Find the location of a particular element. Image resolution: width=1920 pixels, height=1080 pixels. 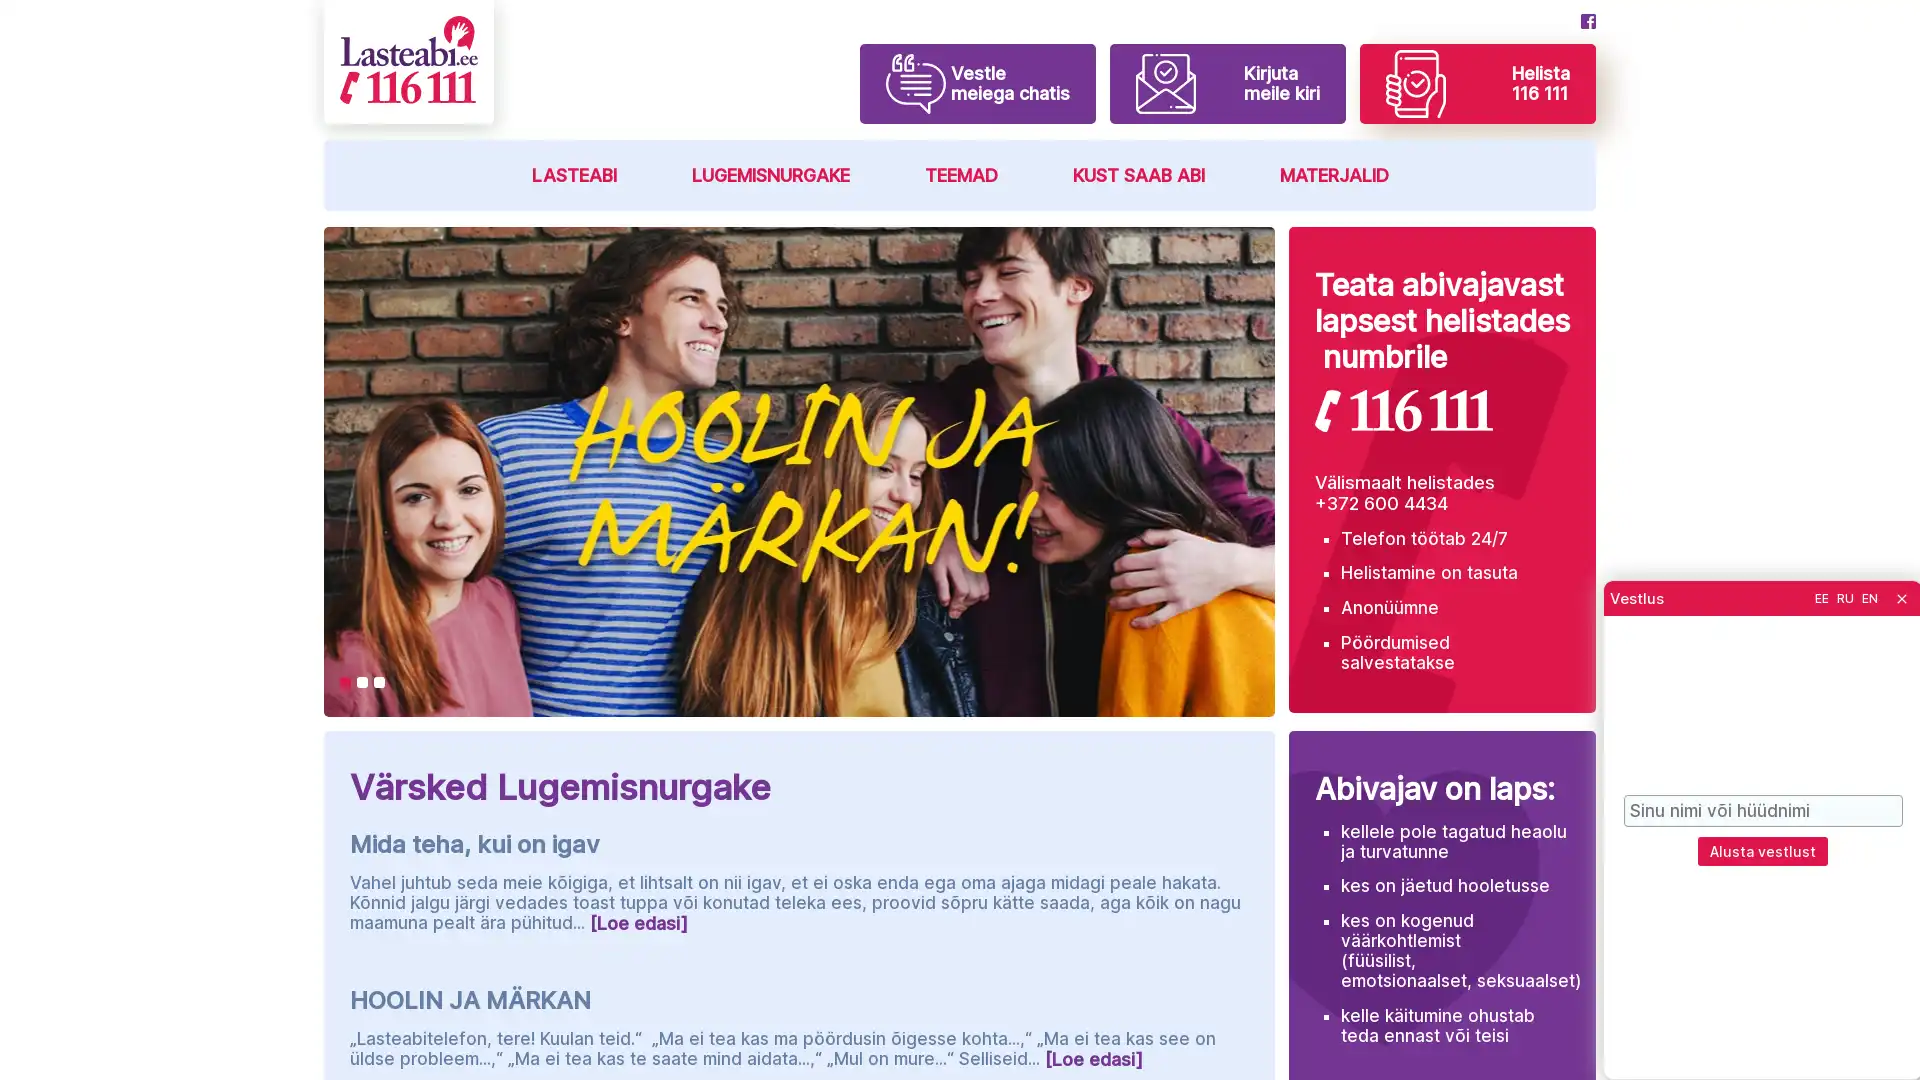

Alusta vestlust is located at coordinates (1762, 850).